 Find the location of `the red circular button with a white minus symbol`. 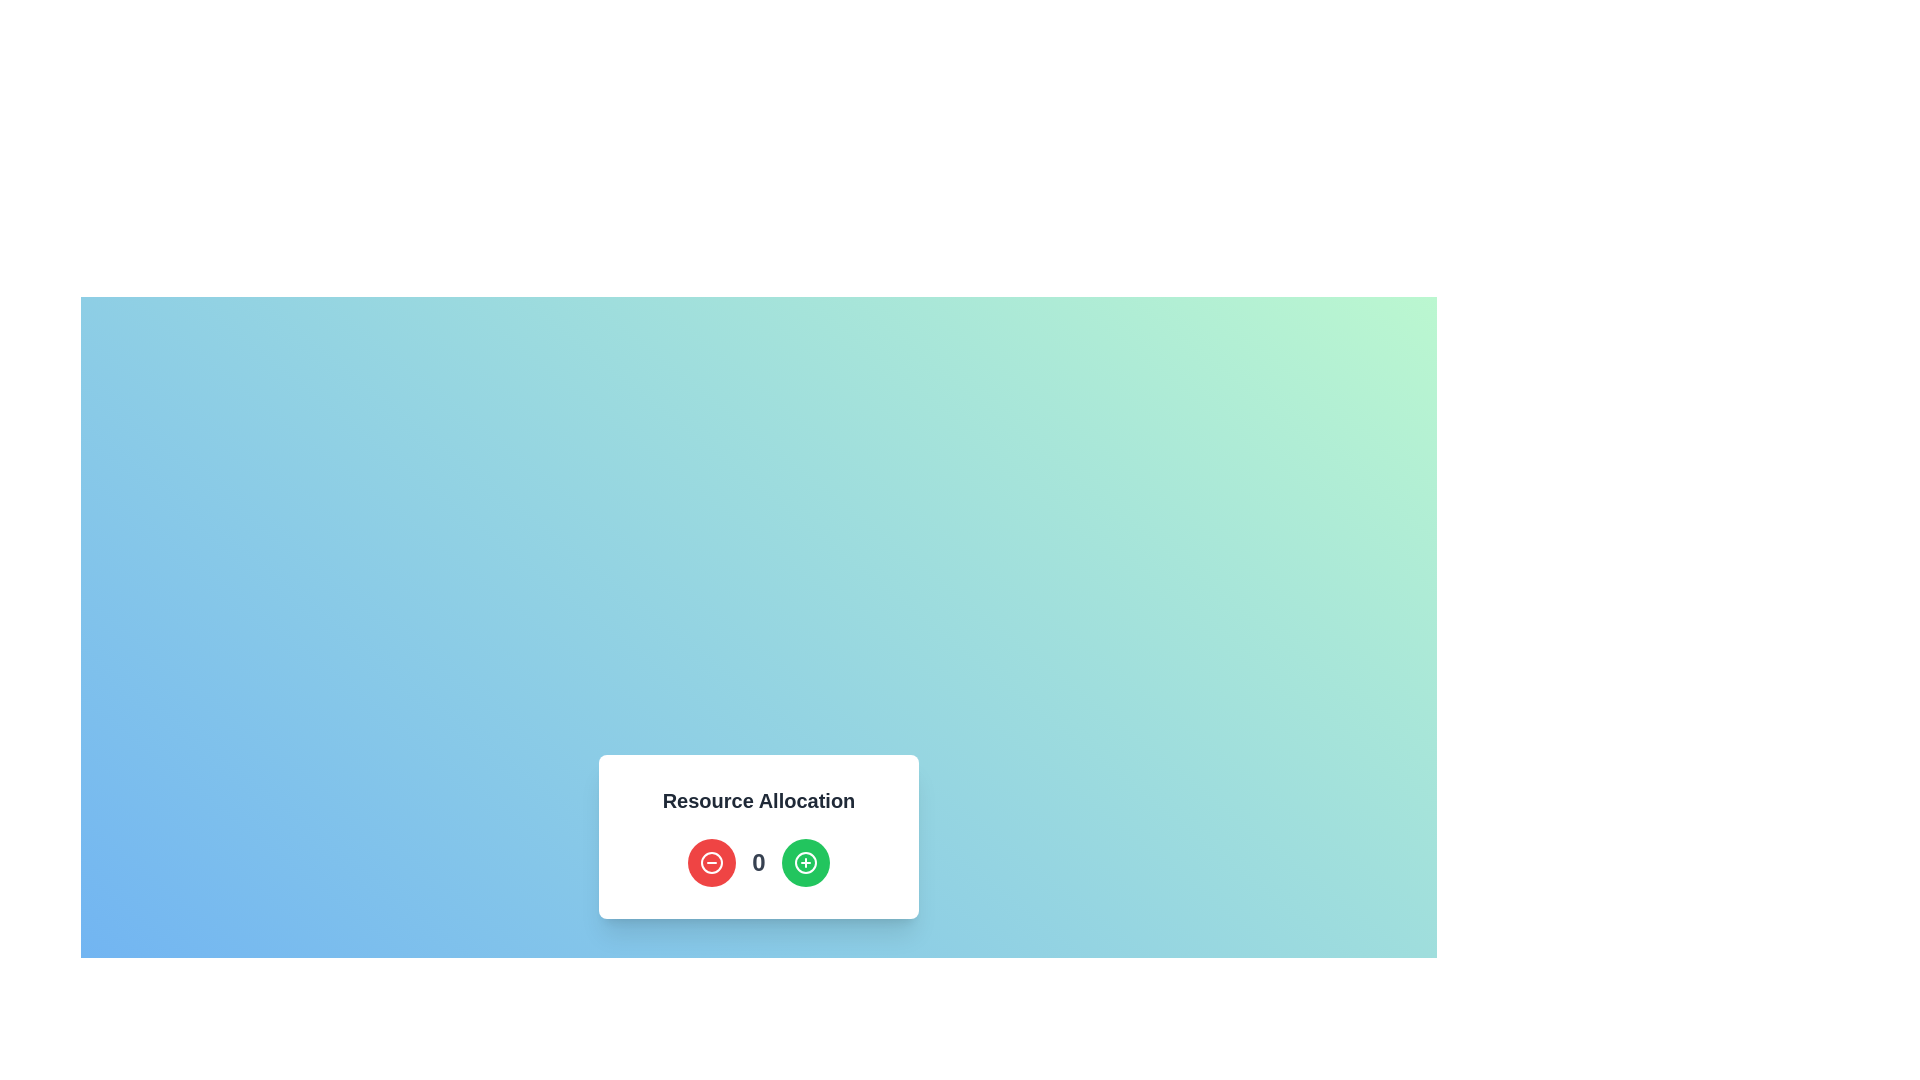

the red circular button with a white minus symbol is located at coordinates (712, 862).